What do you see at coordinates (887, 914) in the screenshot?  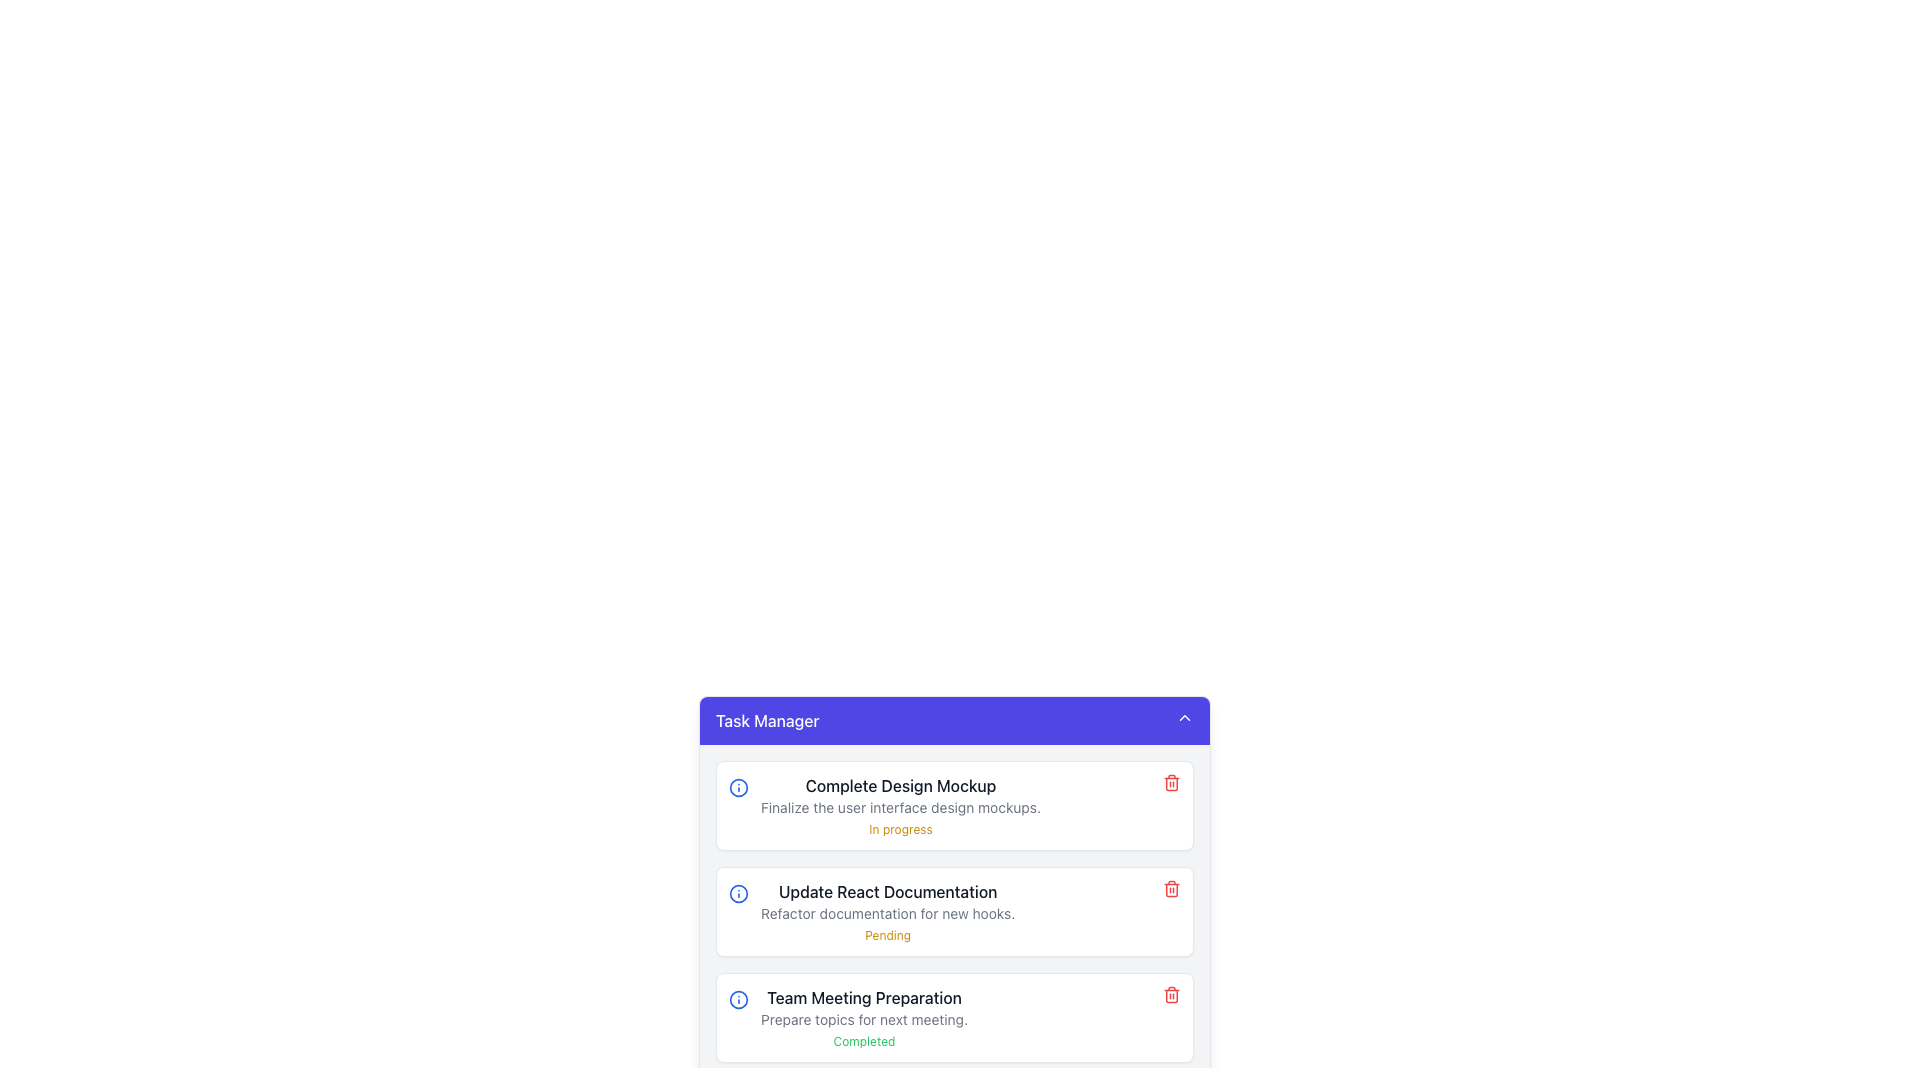 I see `text displayed in the Text Display element that shows 'Refactor documentation for new hooks.' located in the second task block of the Task Manager interface` at bounding box center [887, 914].